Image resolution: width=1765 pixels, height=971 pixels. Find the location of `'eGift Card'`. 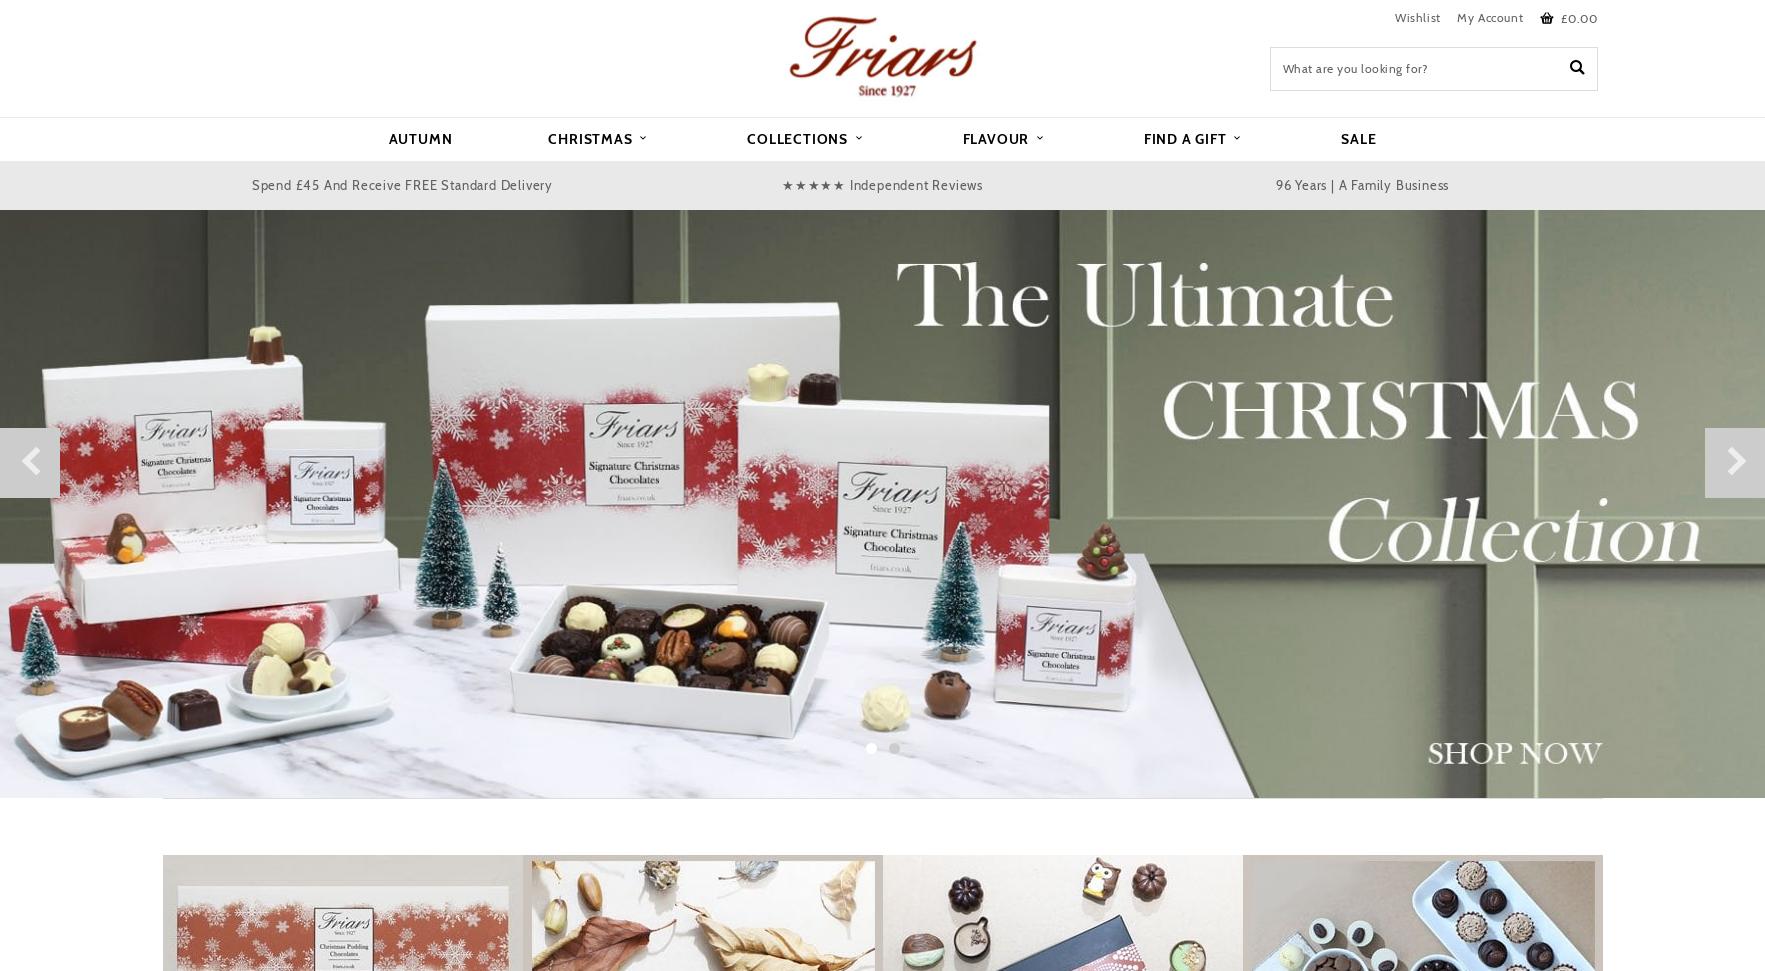

'eGift Card' is located at coordinates (799, 355).